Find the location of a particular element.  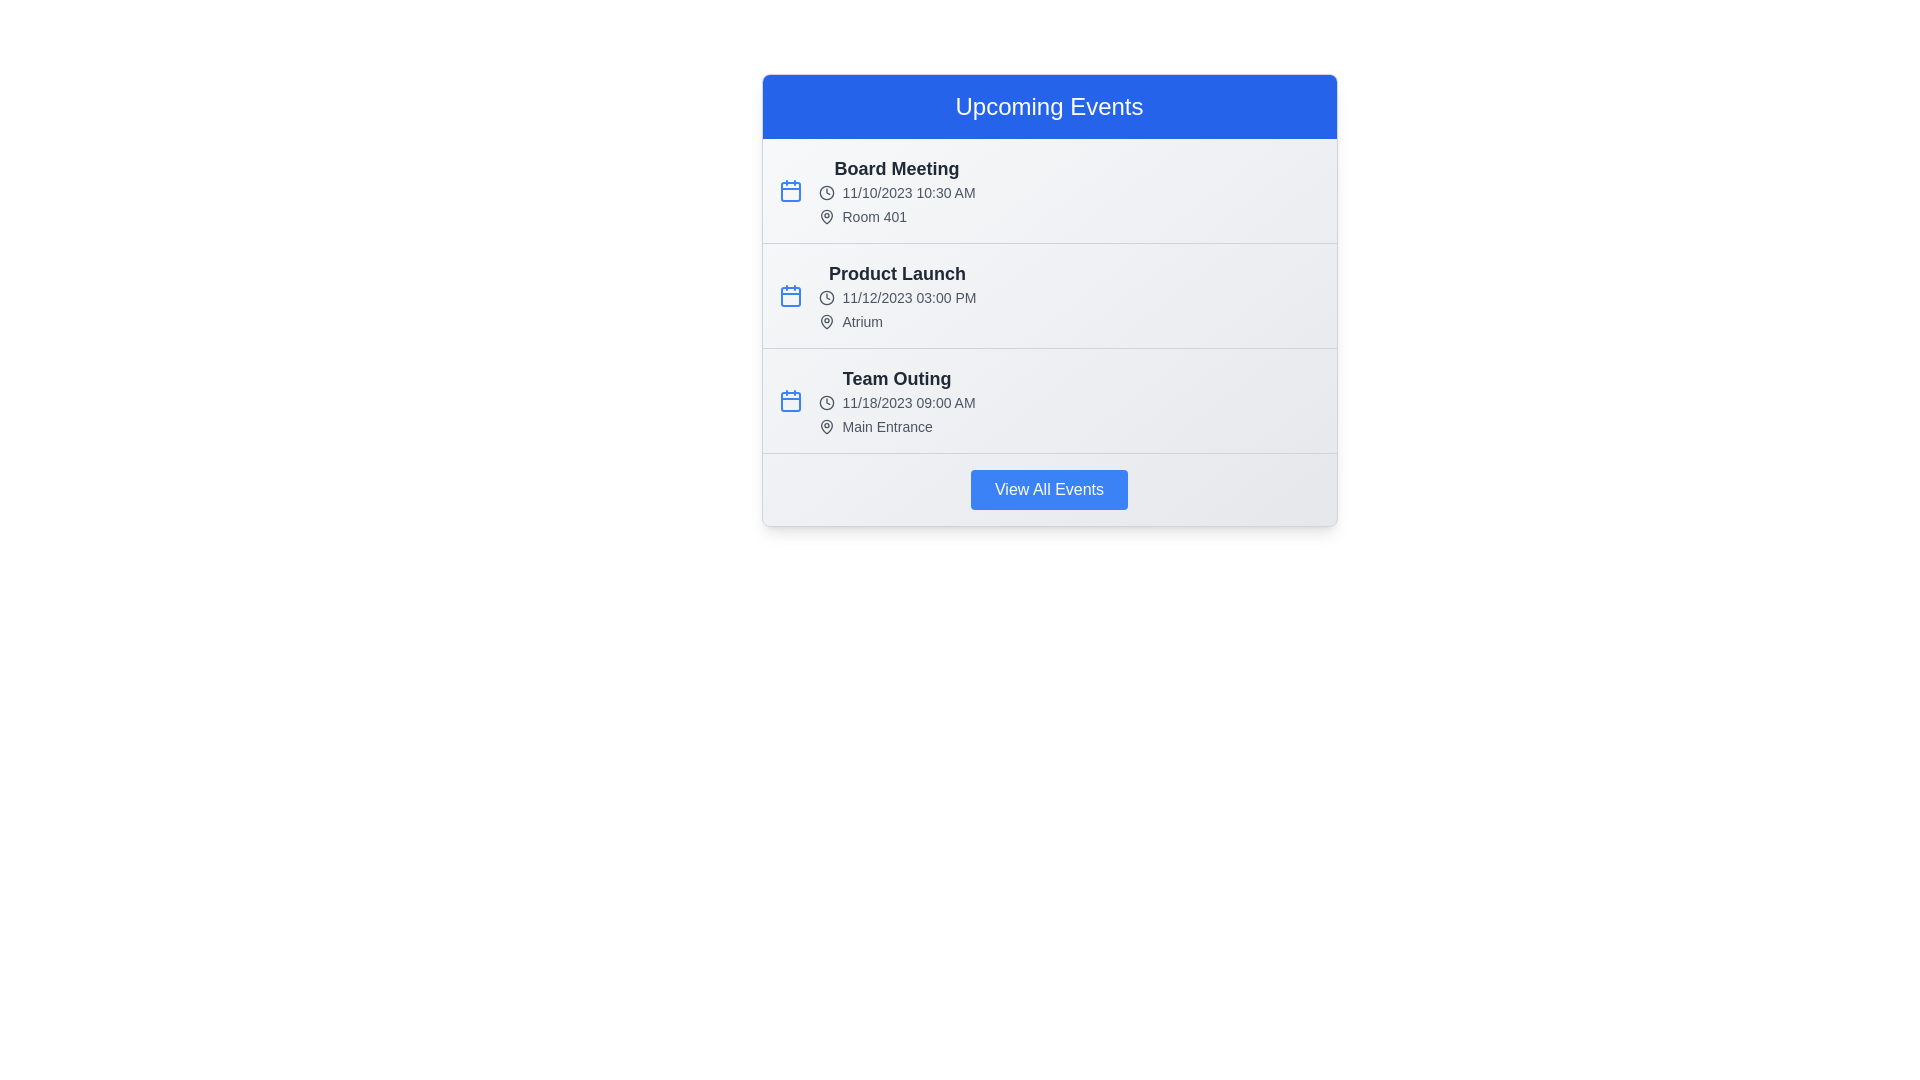

the Informational Block that conveys details about an event, positioned at the top of the 'Upcoming Events' list is located at coordinates (896, 191).